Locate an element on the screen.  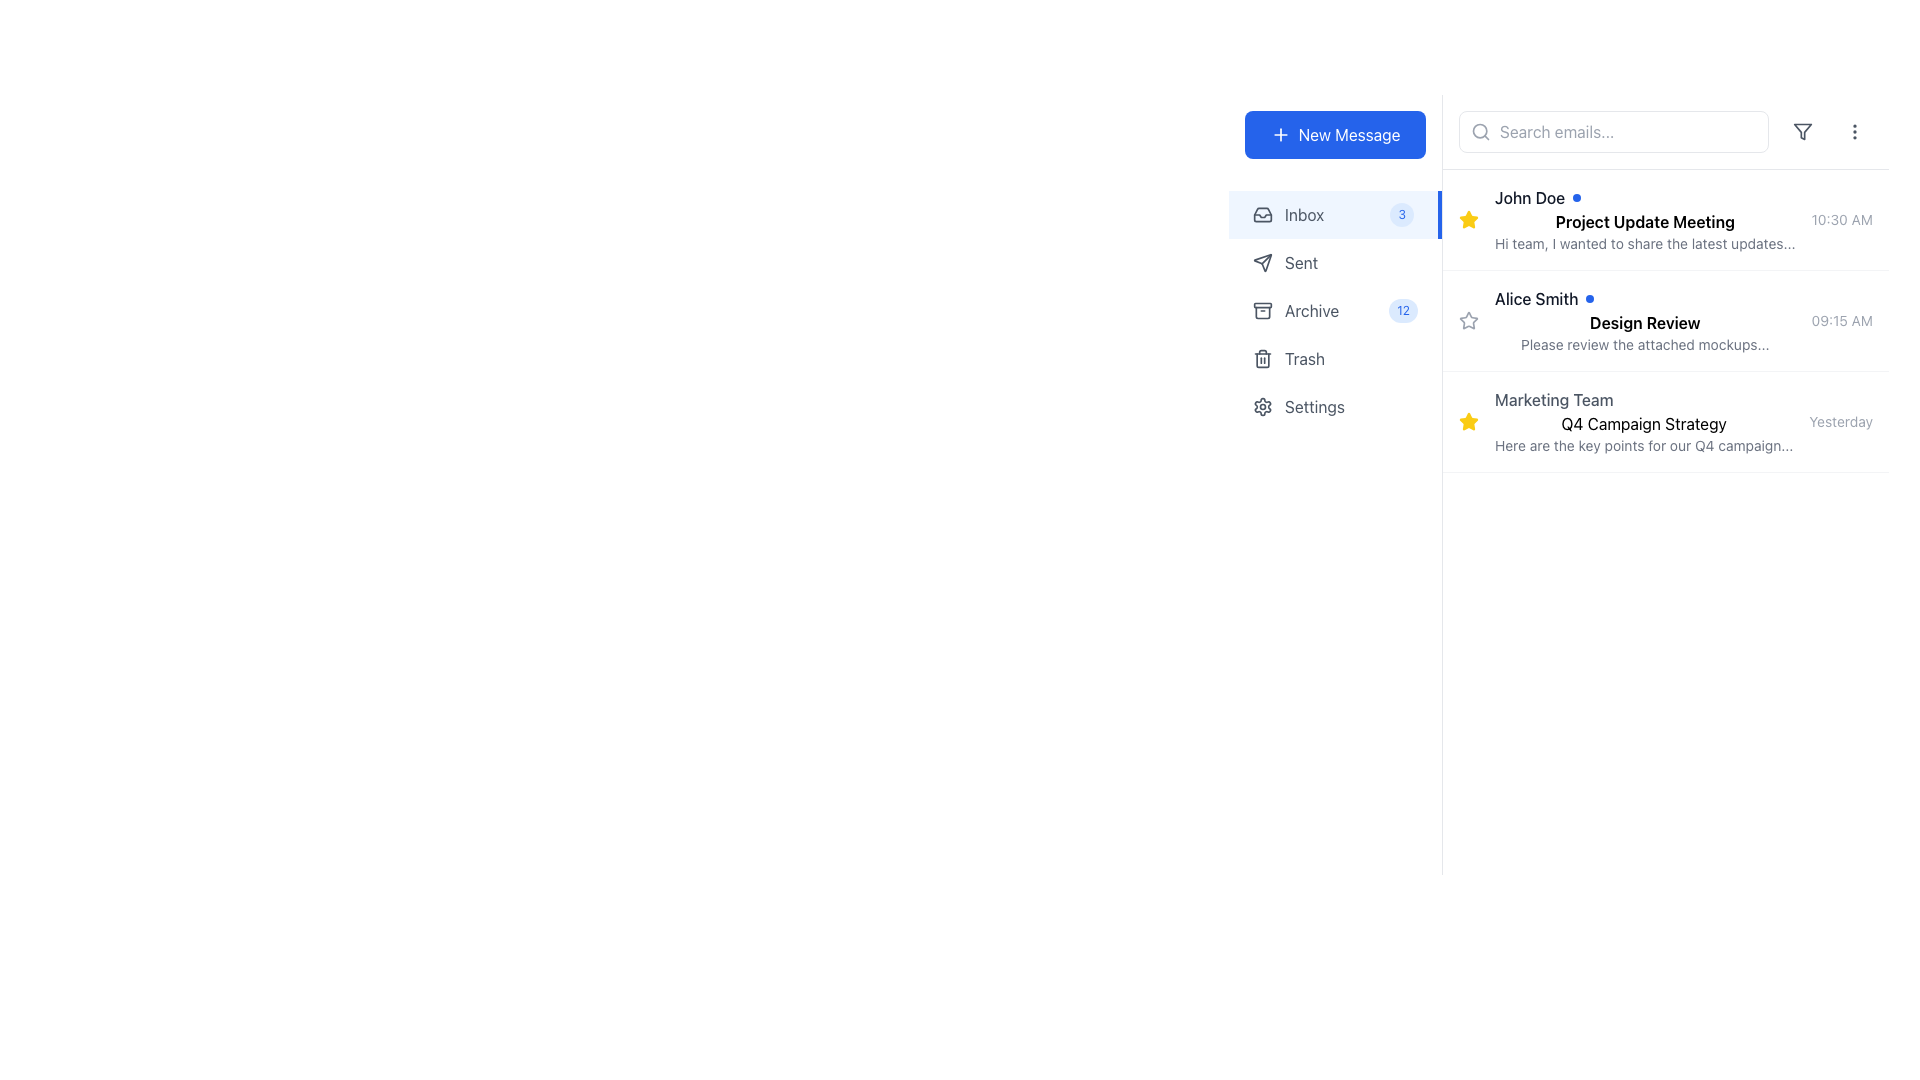
the text label displaying the name 'Alice Smith', which is styled in a sans-serif font and is part of the email list located in the center-right section of the interface is located at coordinates (1535, 299).